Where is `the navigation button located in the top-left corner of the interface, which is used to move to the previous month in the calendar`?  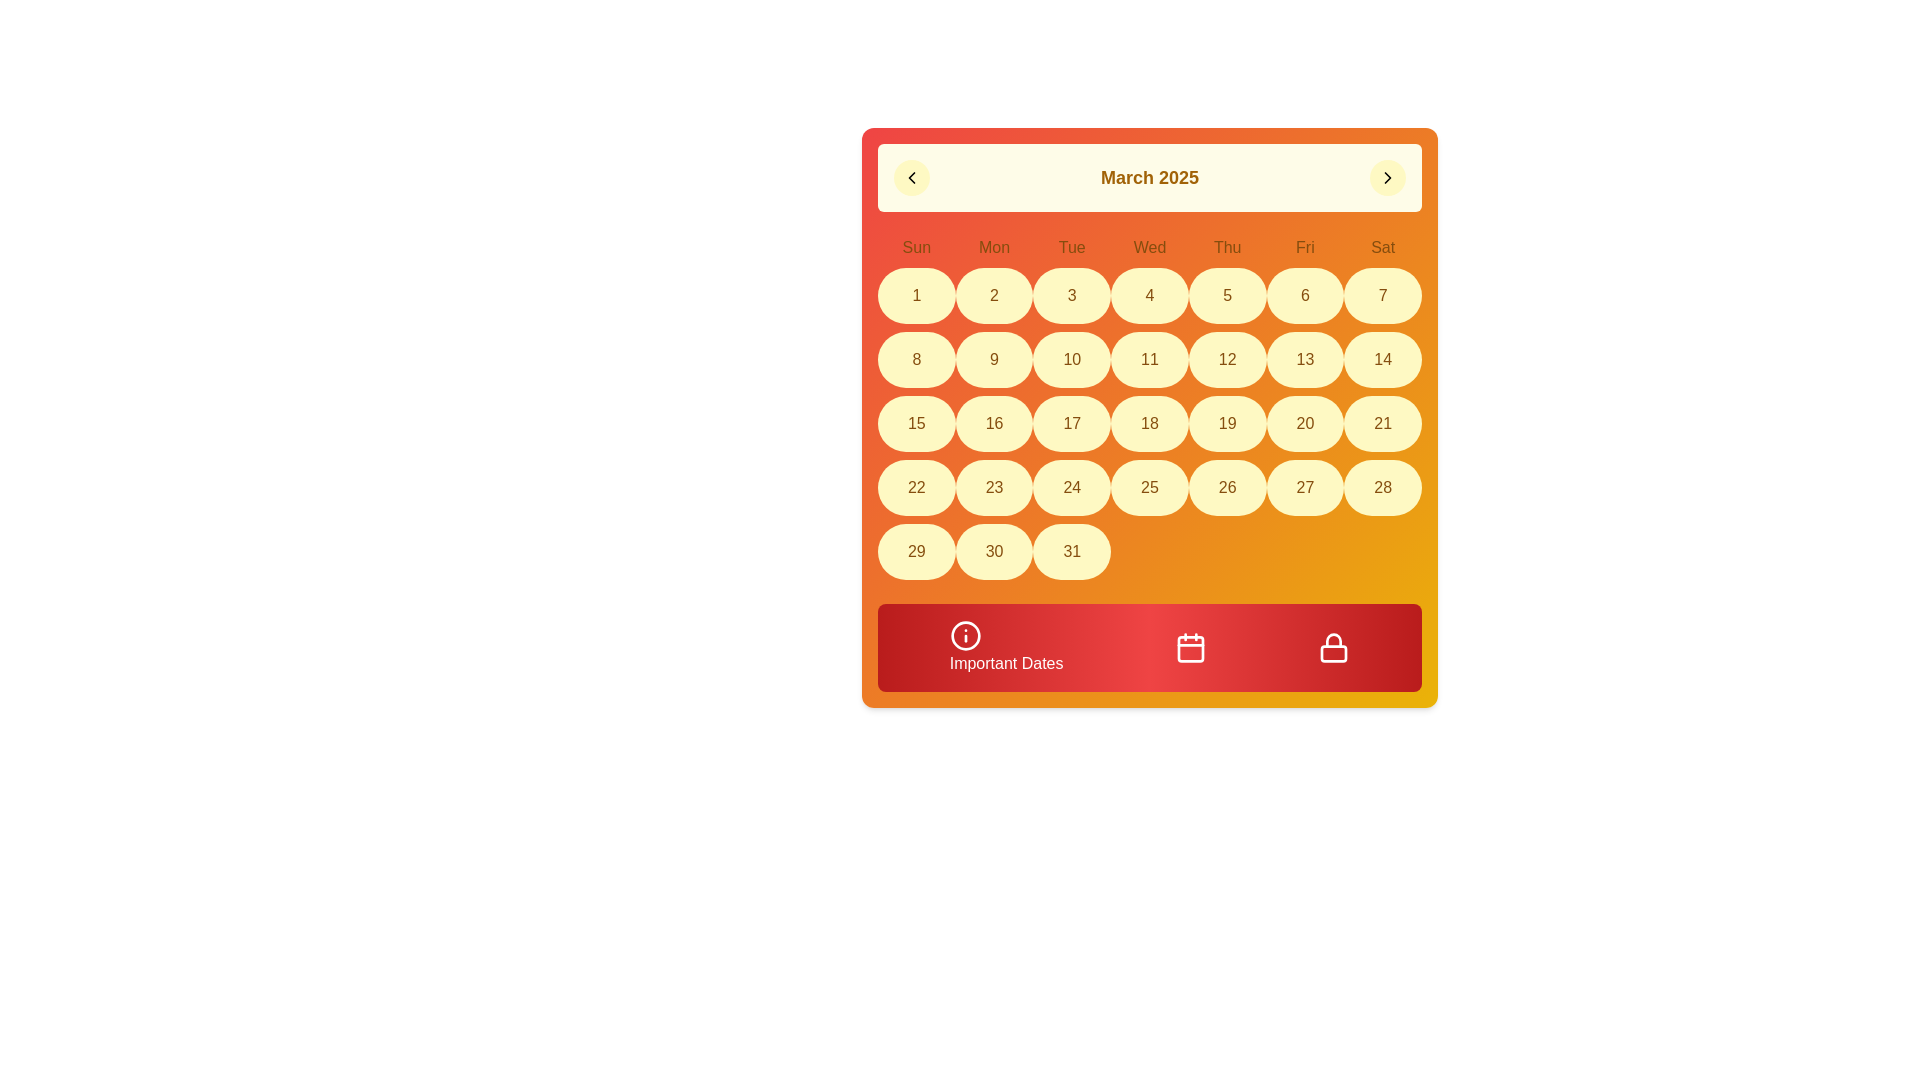
the navigation button located in the top-left corner of the interface, which is used to move to the previous month in the calendar is located at coordinates (911, 176).